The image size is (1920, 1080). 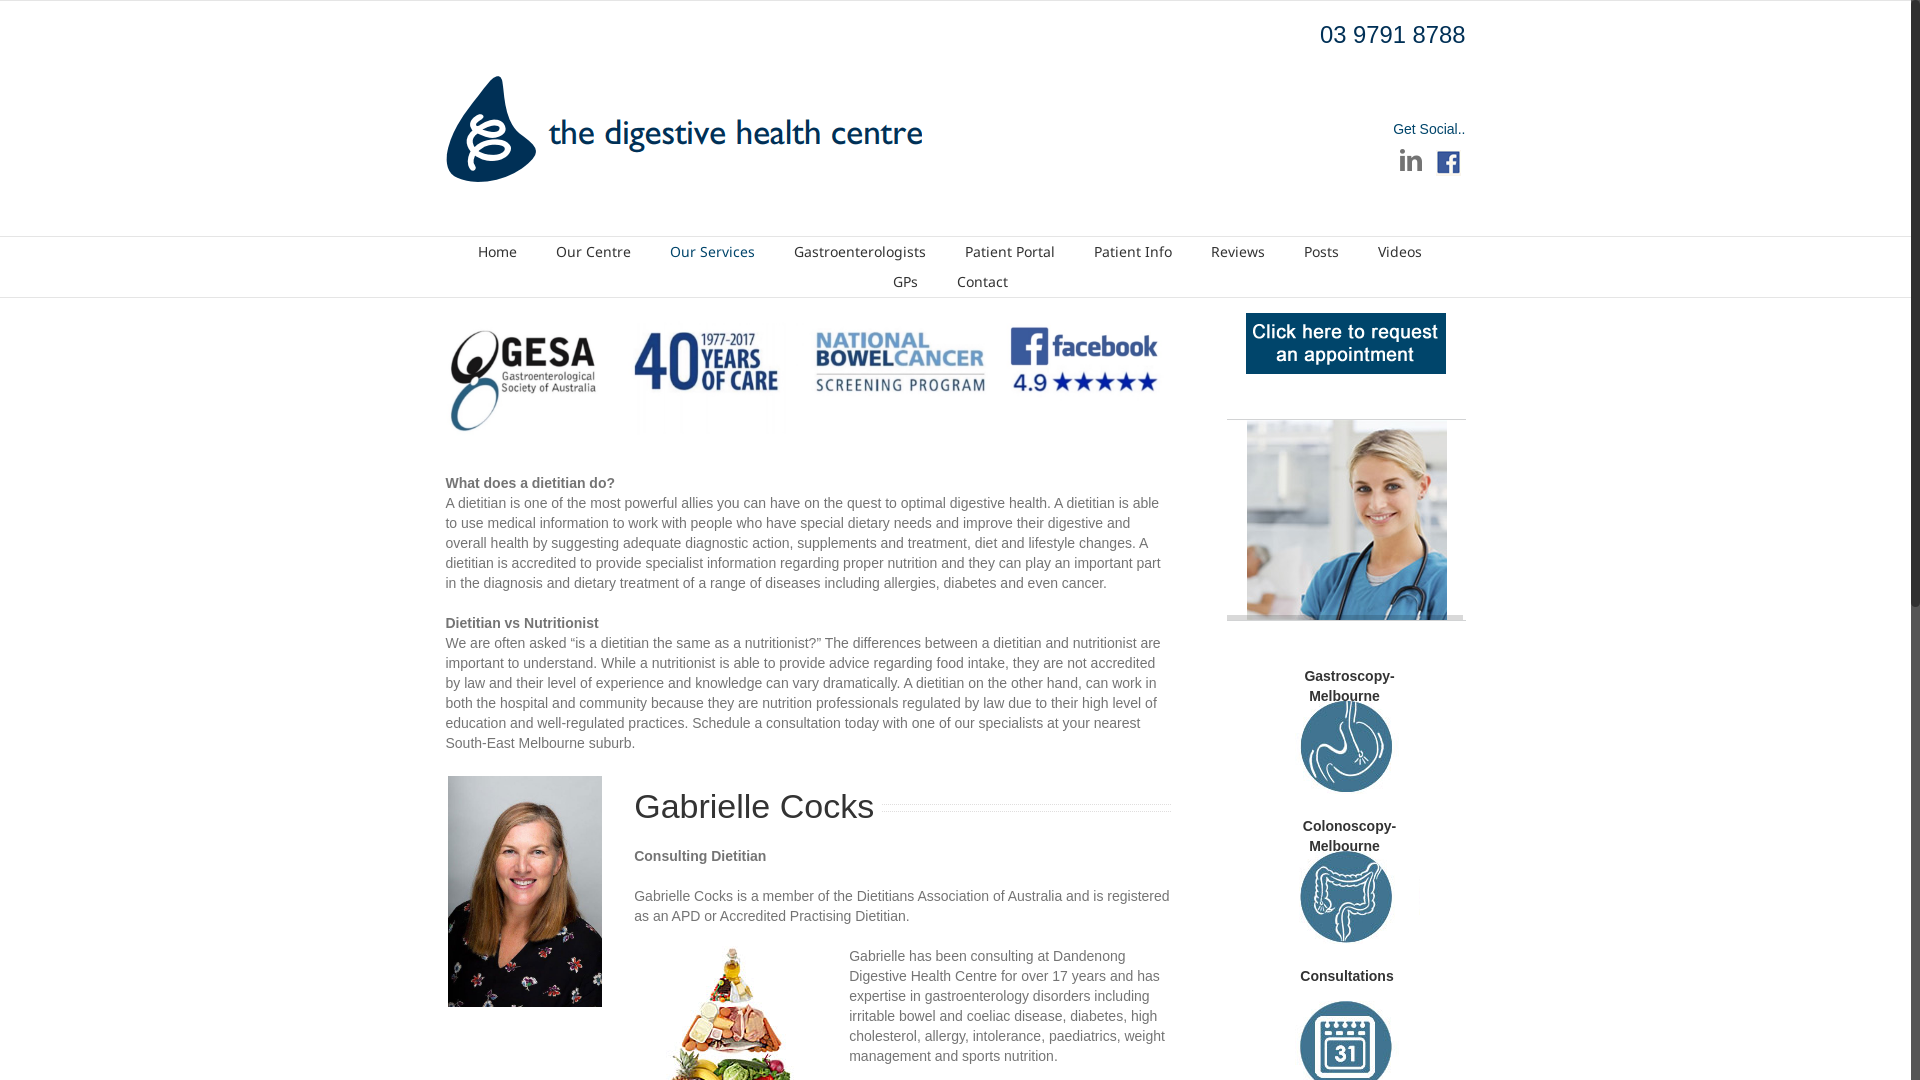 What do you see at coordinates (1093, 250) in the screenshot?
I see `'Patient Info'` at bounding box center [1093, 250].